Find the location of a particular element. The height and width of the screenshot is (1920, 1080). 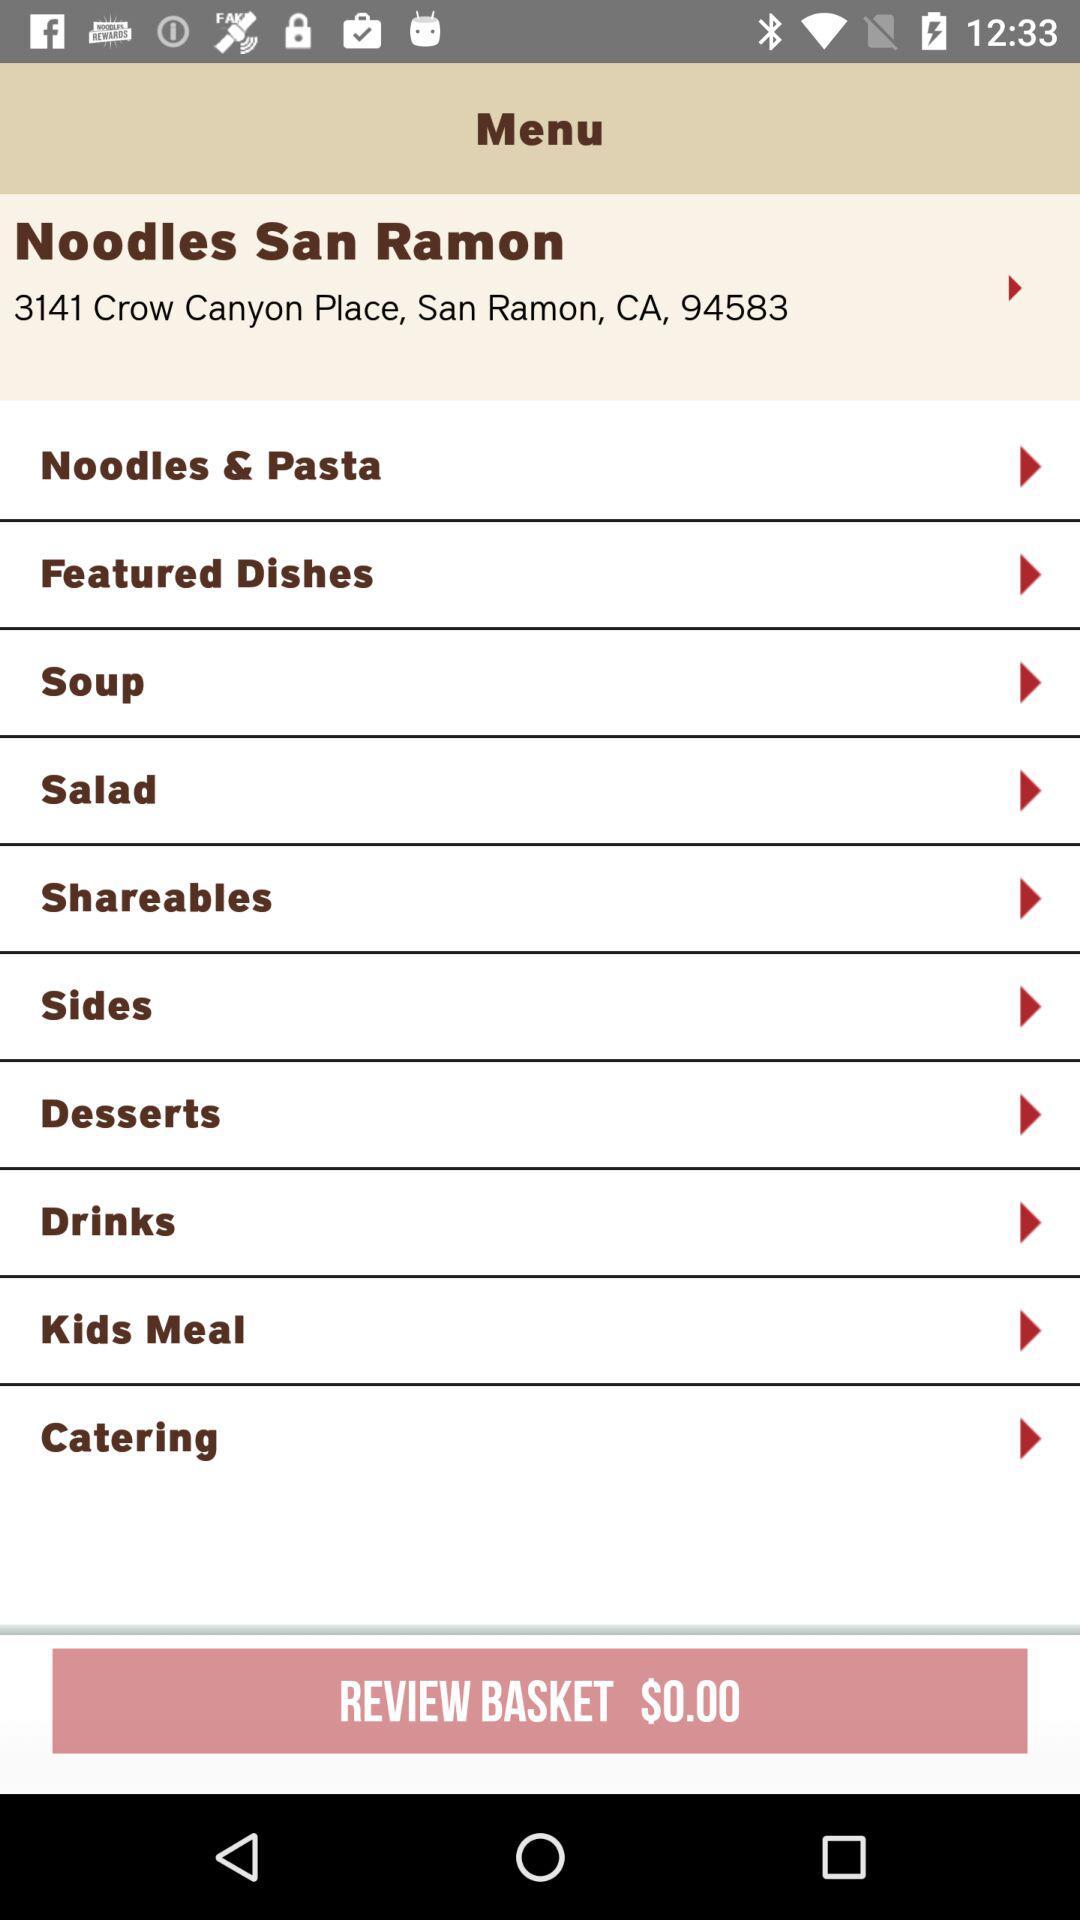

the item to the right of featured dishes is located at coordinates (1028, 573).